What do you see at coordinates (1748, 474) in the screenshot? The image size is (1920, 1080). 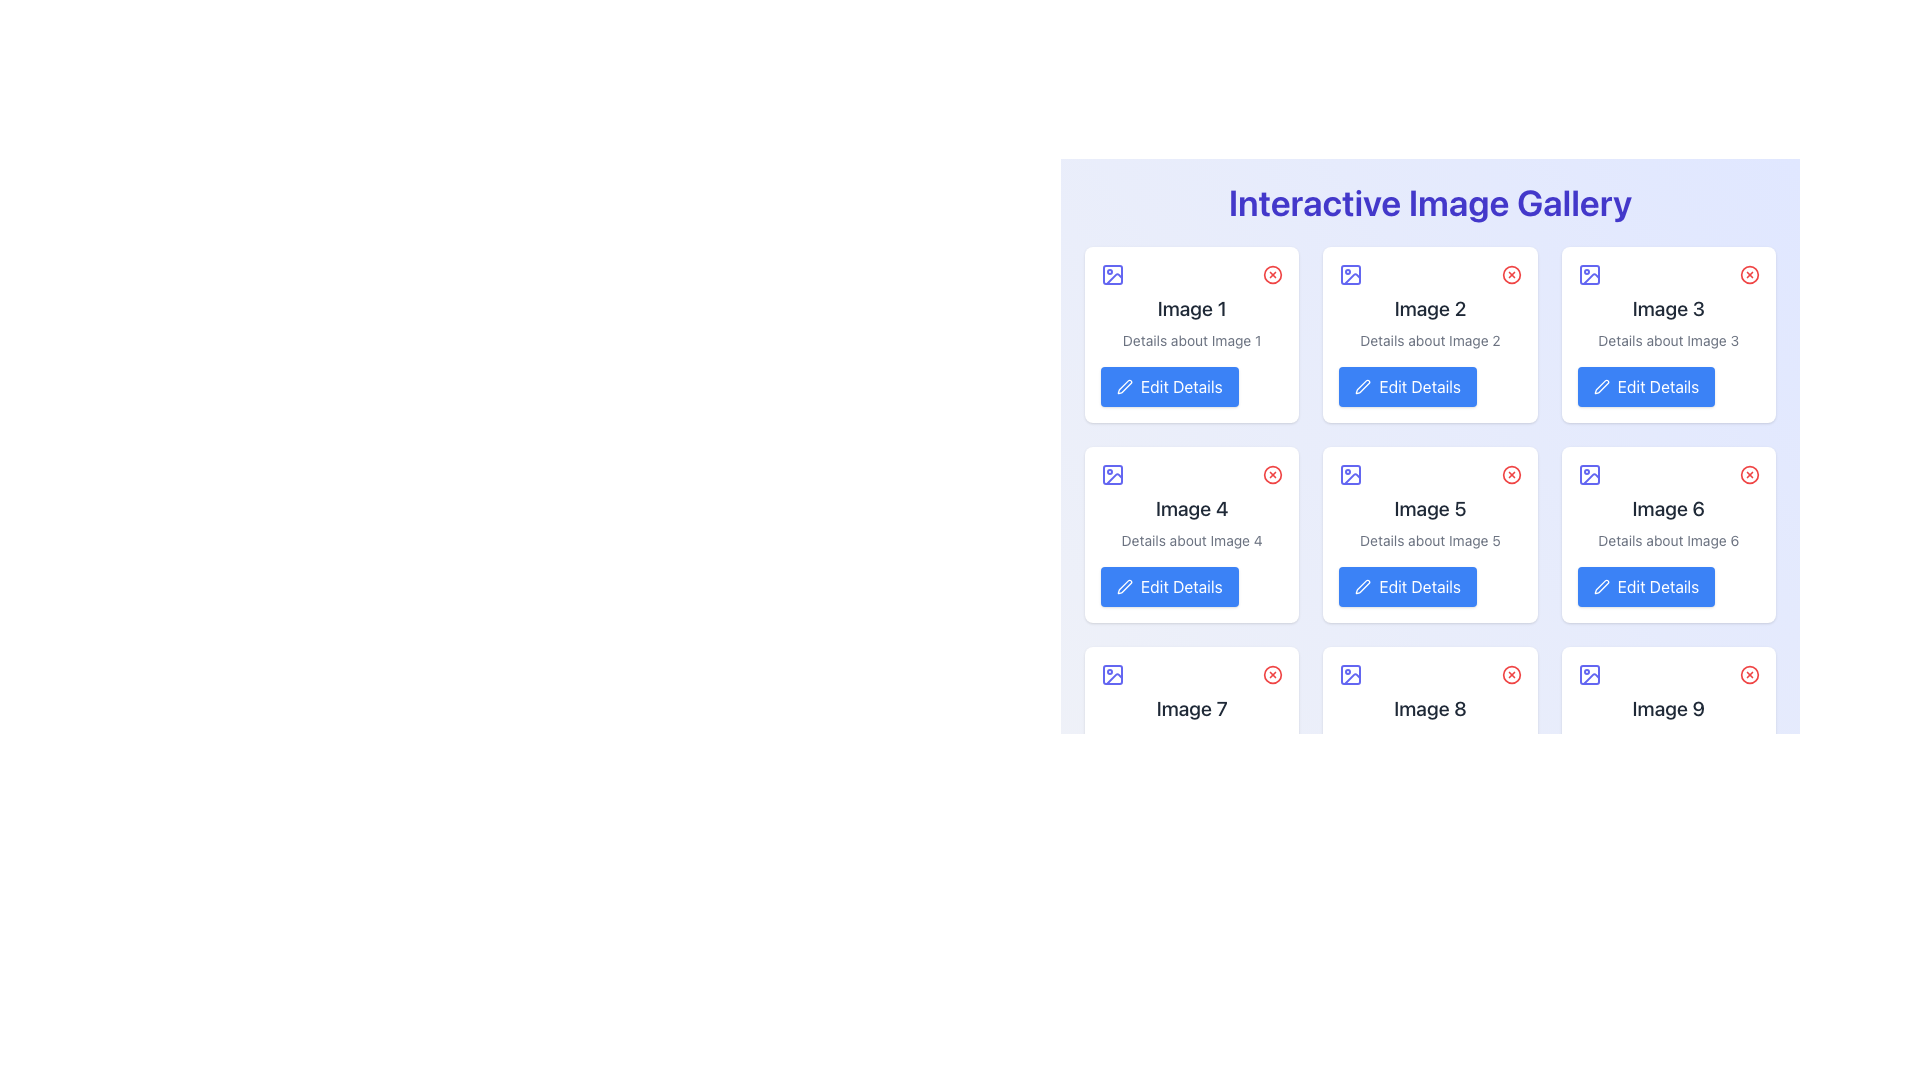 I see `the close or delete button located in the top-right corner of the grid cell labeled 'Image 6'` at bounding box center [1748, 474].